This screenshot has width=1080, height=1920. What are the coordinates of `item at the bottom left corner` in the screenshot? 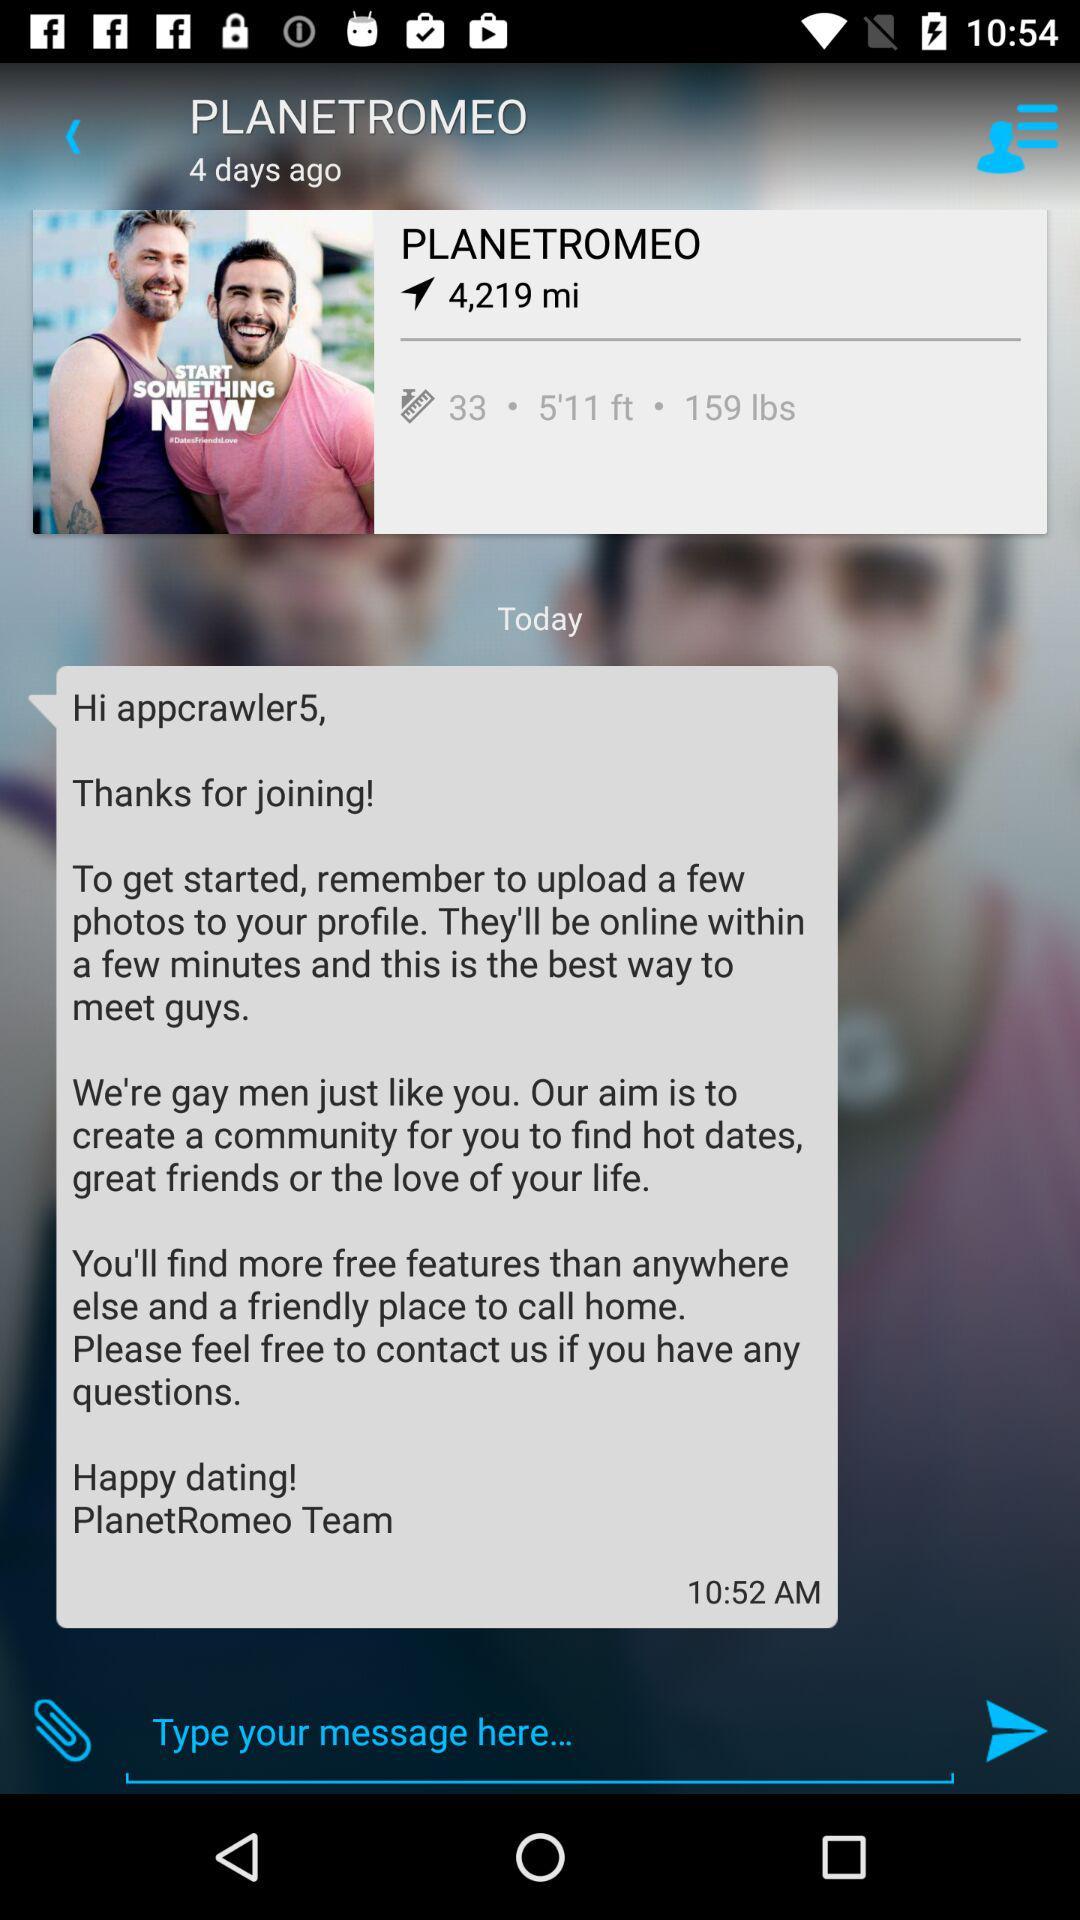 It's located at (61, 1730).